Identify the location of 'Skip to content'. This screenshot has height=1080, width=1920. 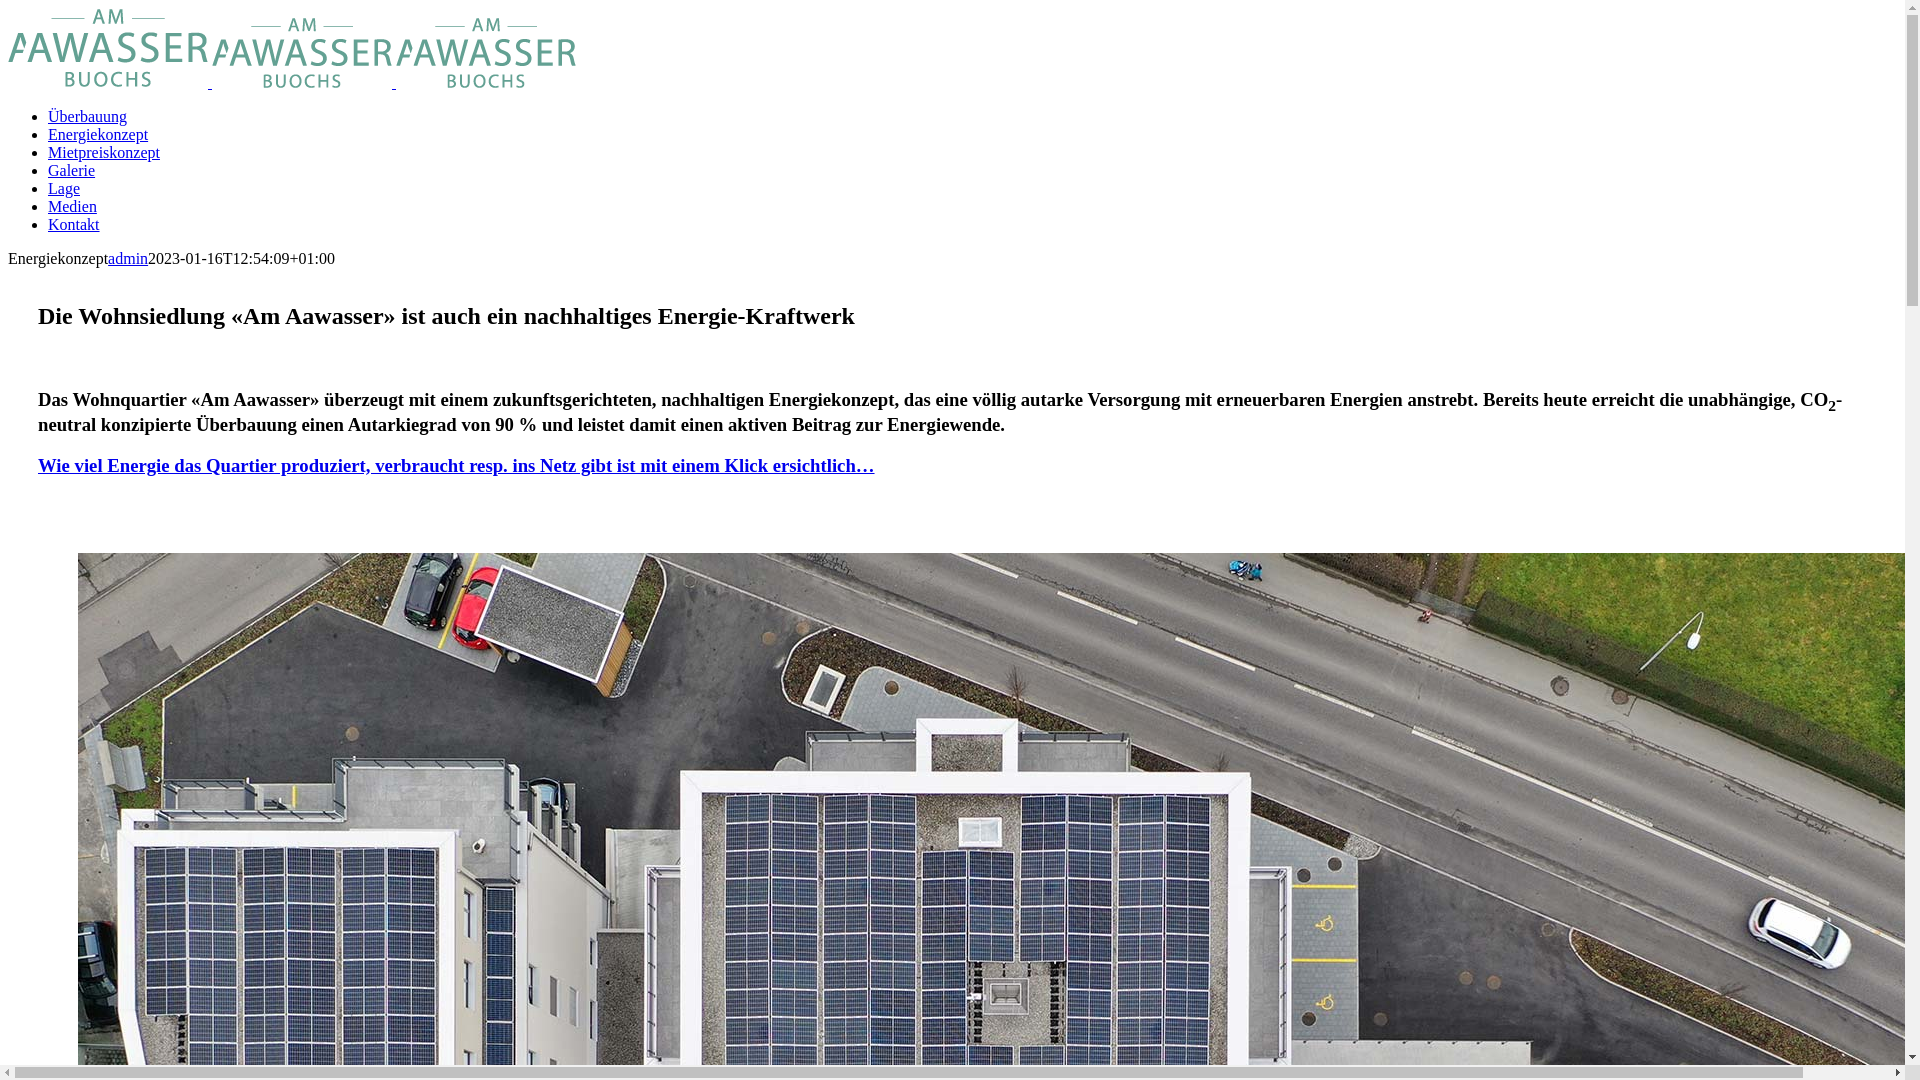
(7, 7).